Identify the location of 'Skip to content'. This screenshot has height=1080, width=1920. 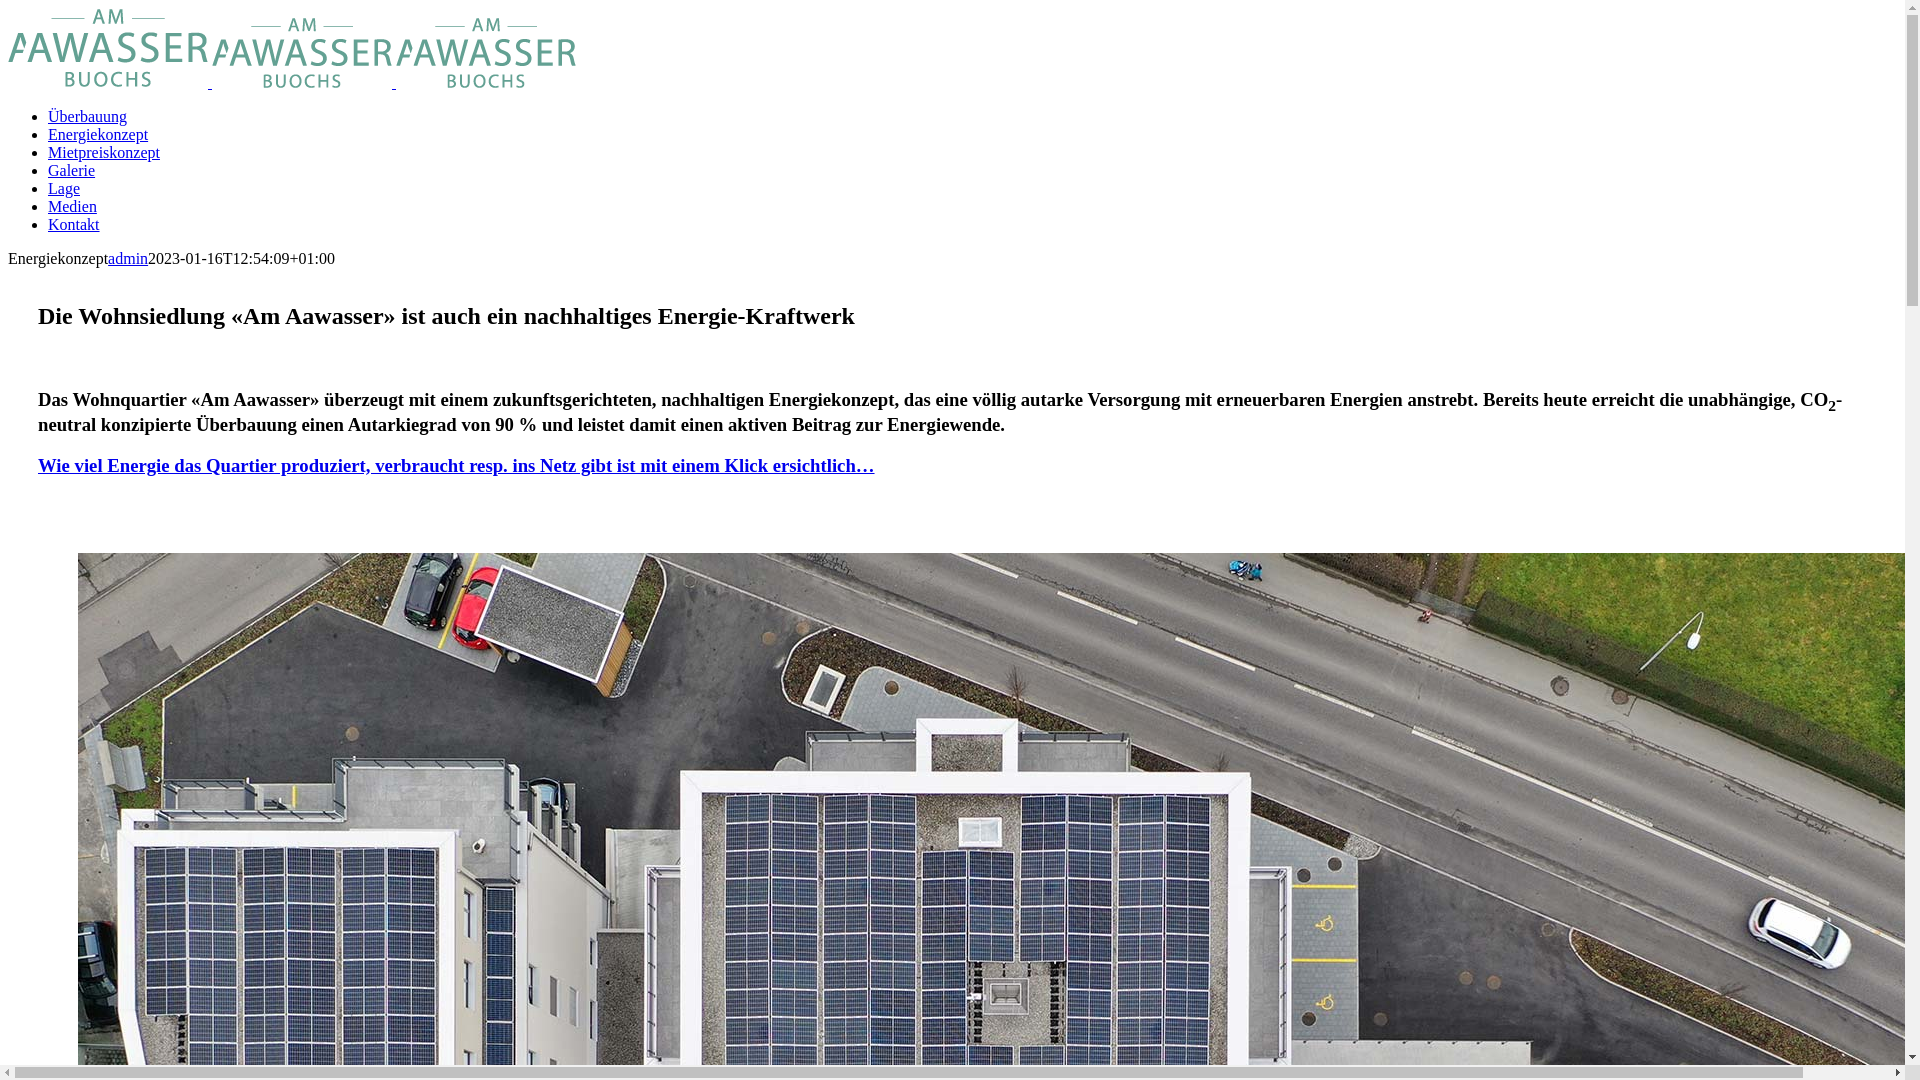
(7, 7).